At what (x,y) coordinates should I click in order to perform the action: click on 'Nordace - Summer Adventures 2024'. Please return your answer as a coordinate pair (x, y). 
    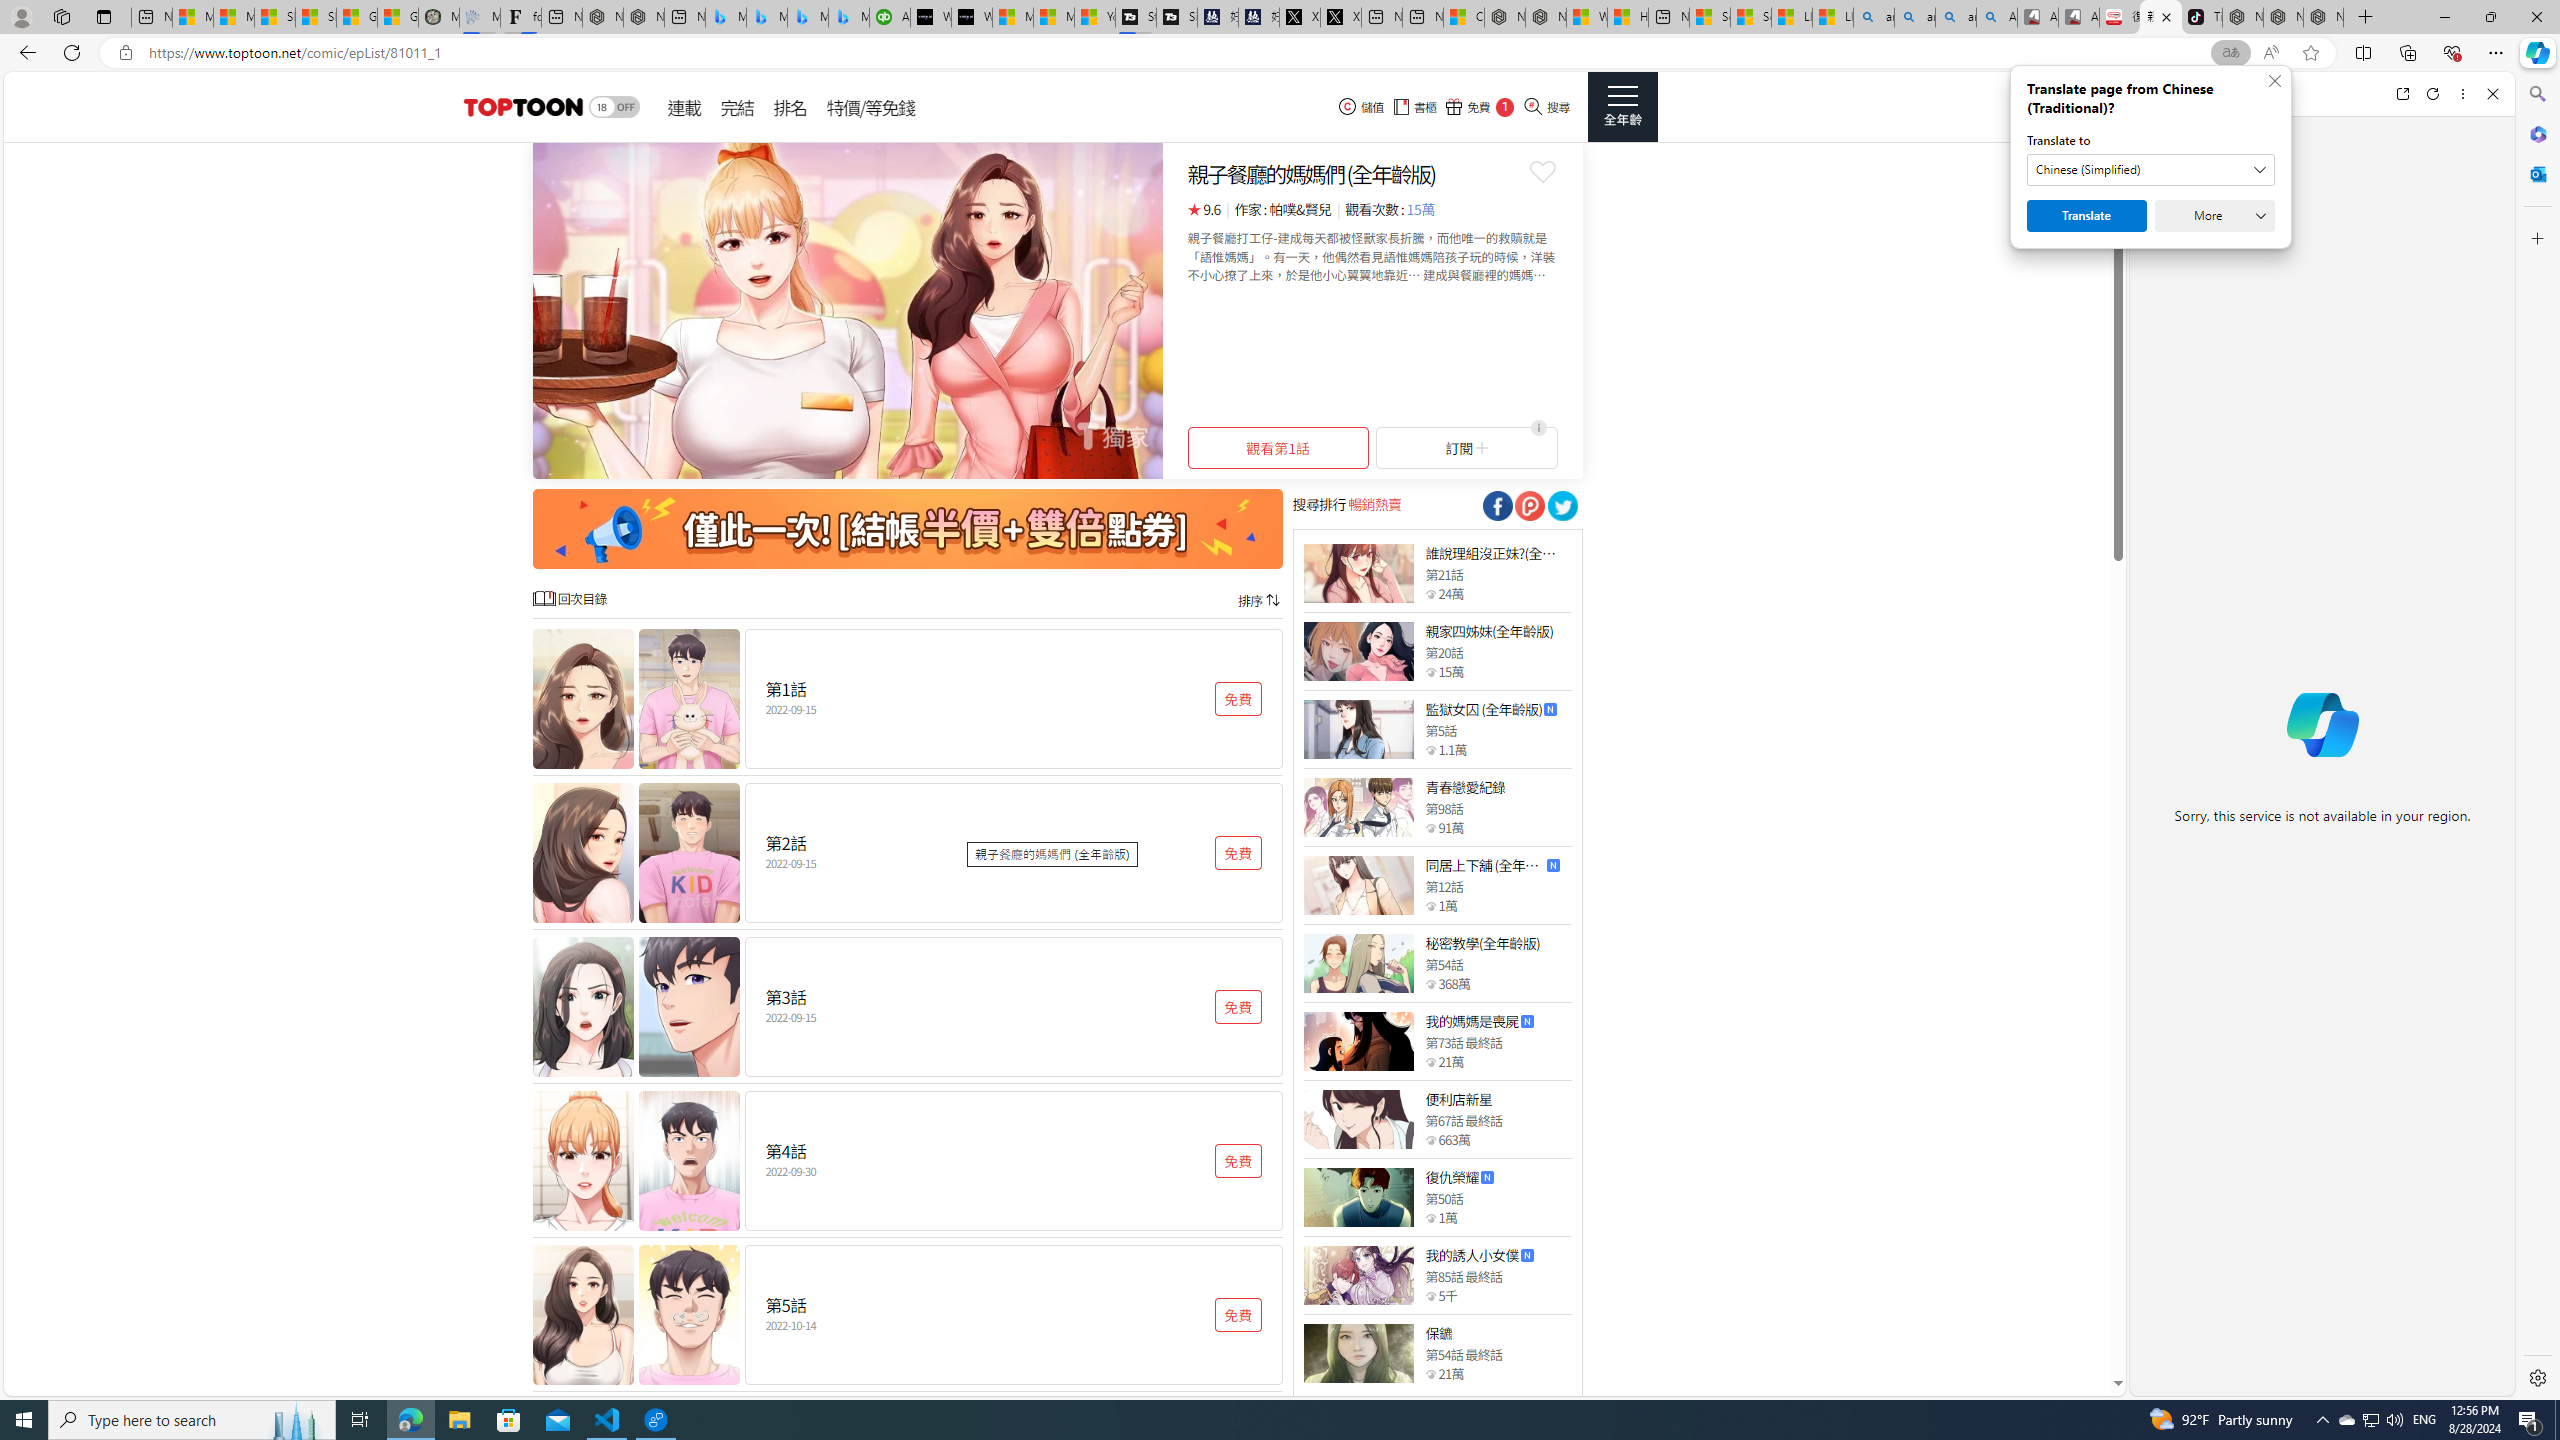
    Looking at the image, I should click on (1545, 16).